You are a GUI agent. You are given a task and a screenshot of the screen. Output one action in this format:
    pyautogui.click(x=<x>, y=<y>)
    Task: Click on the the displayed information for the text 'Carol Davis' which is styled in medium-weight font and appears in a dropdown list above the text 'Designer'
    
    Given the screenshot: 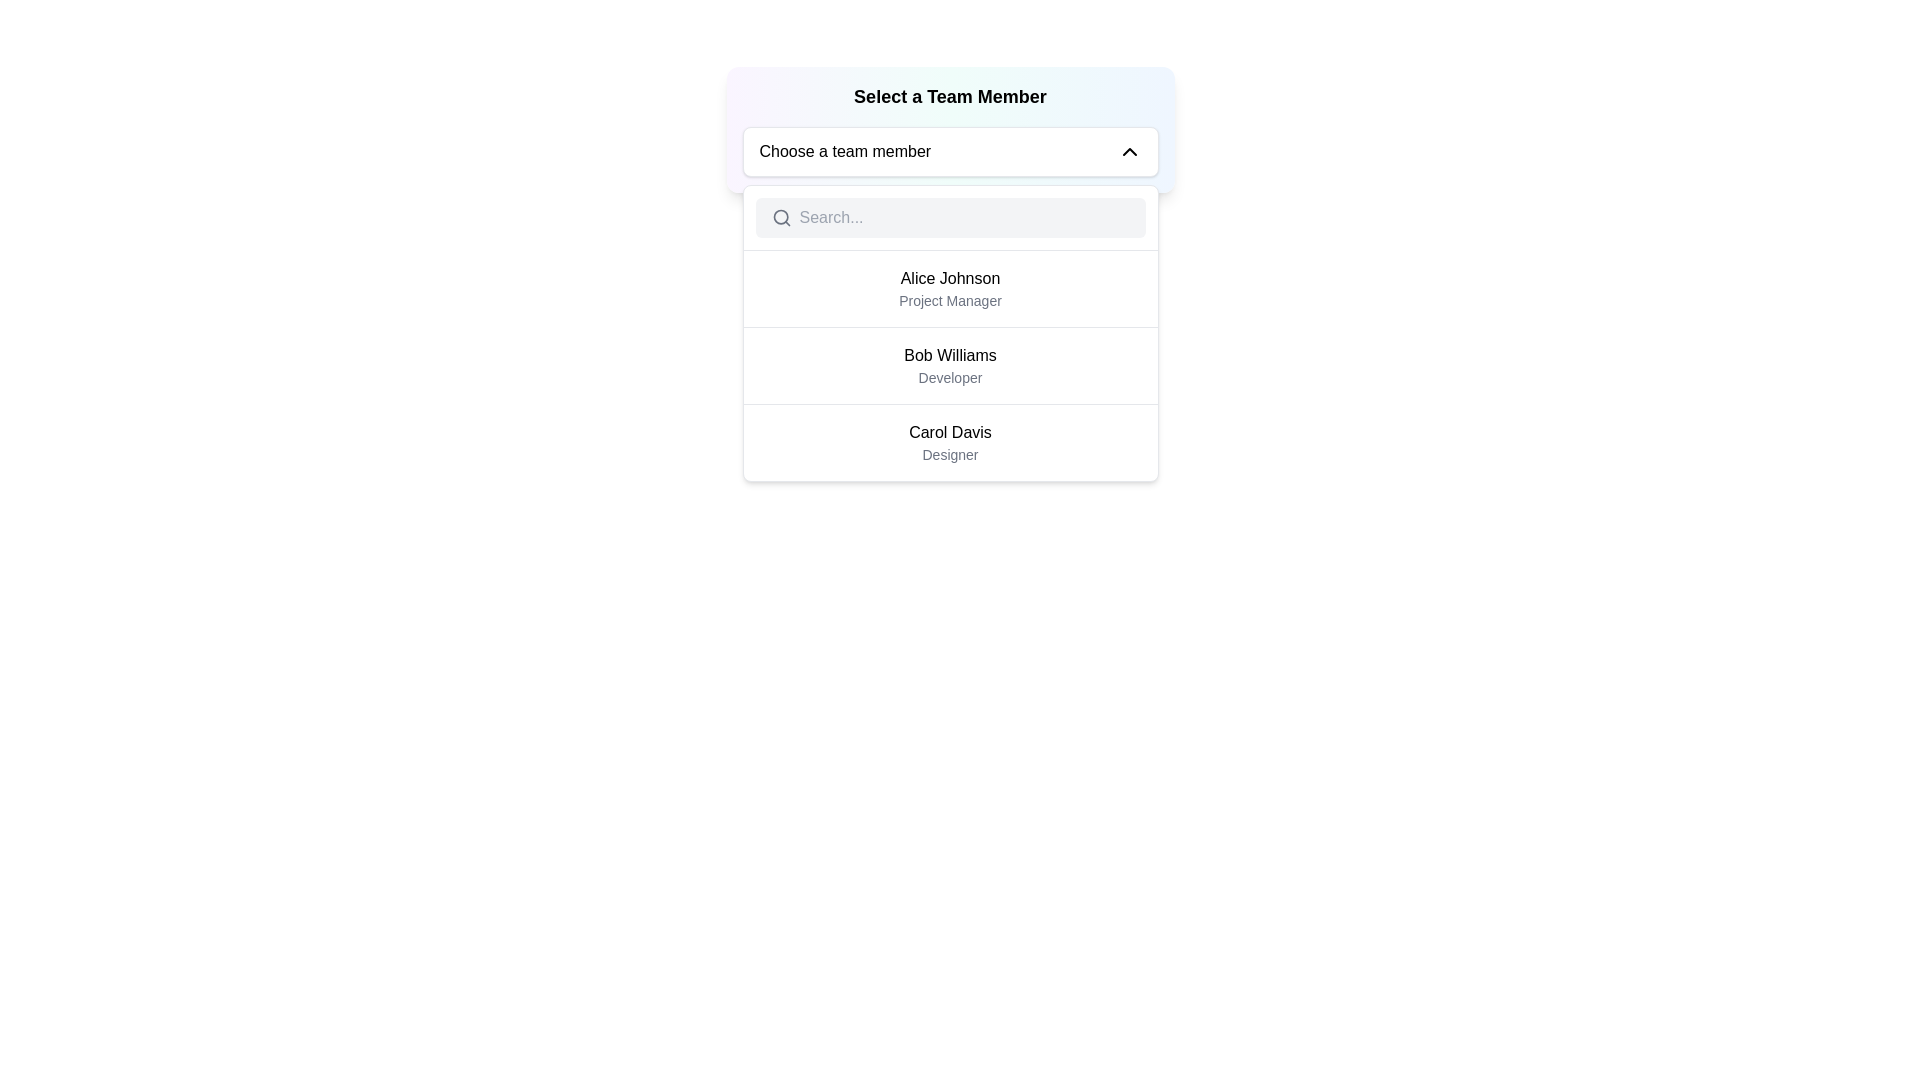 What is the action you would take?
    pyautogui.click(x=949, y=431)
    